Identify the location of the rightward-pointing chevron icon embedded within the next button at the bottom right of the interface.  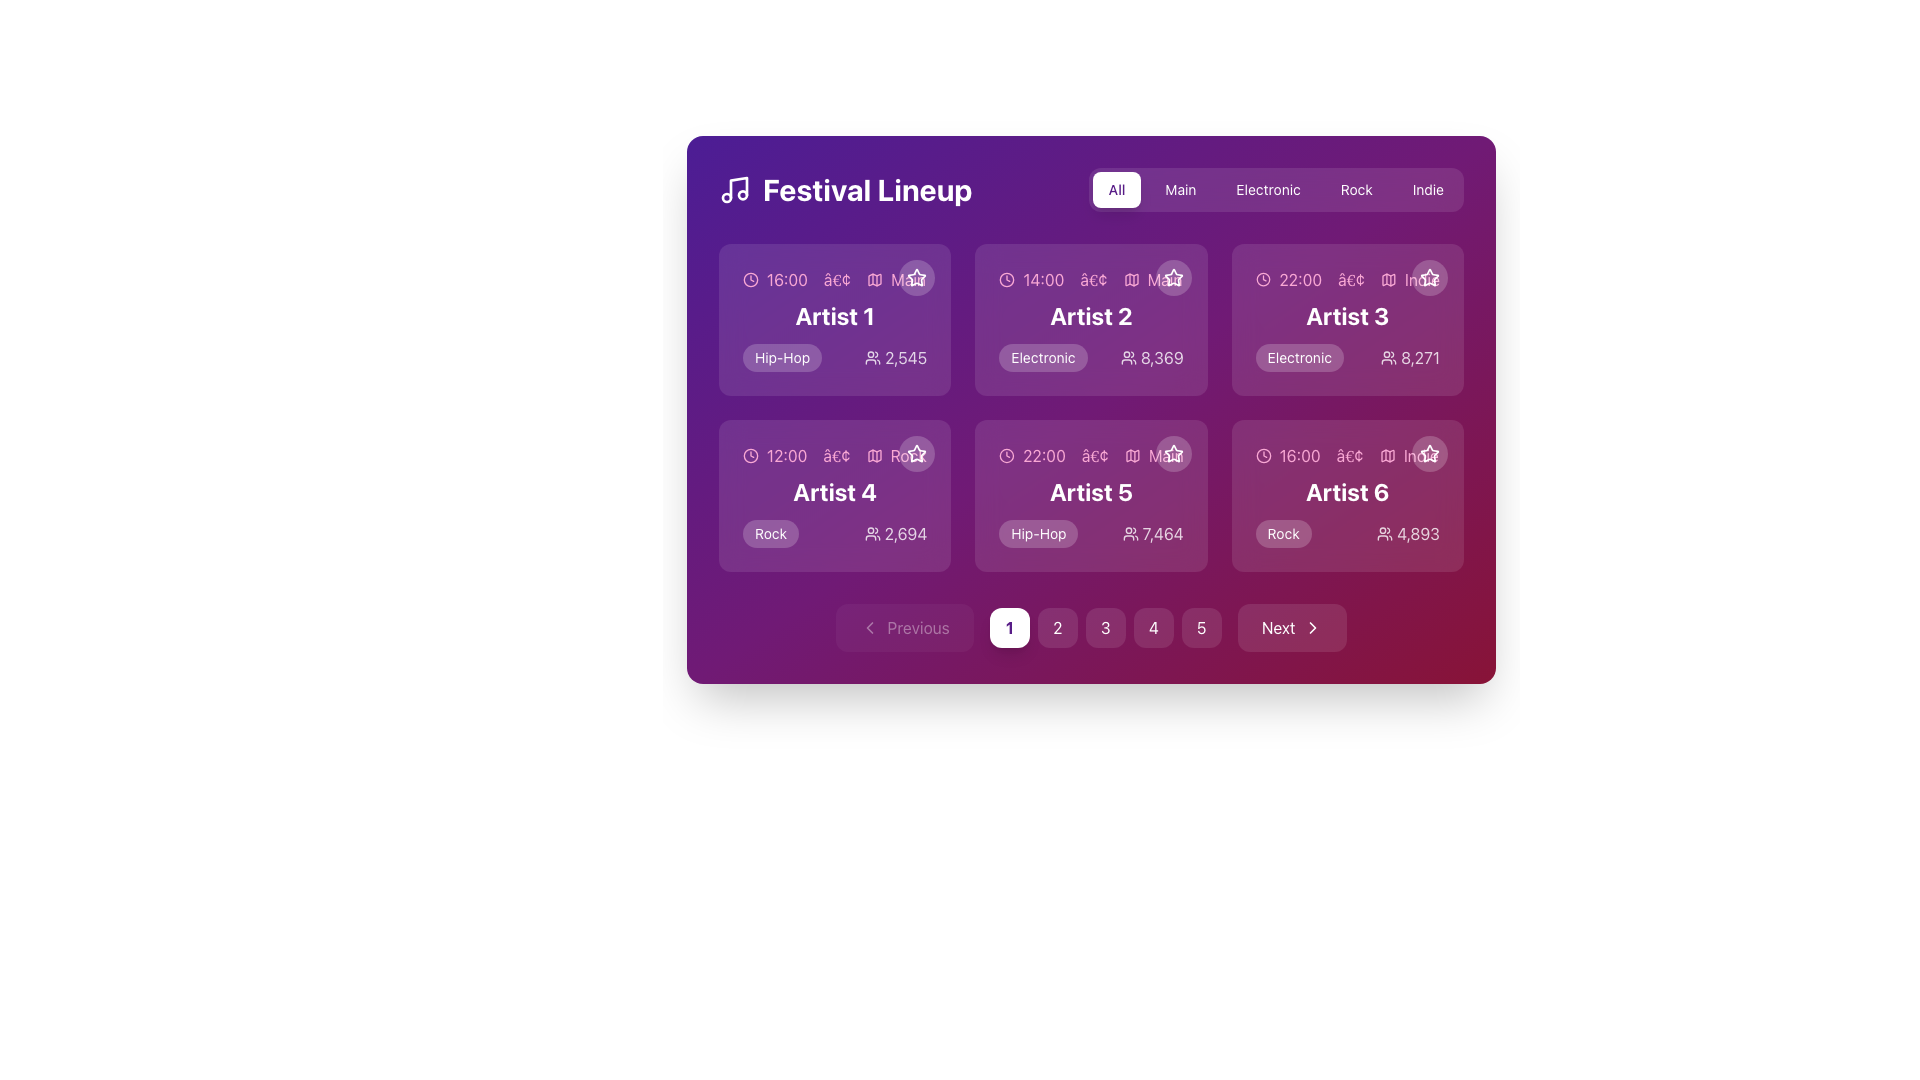
(1313, 627).